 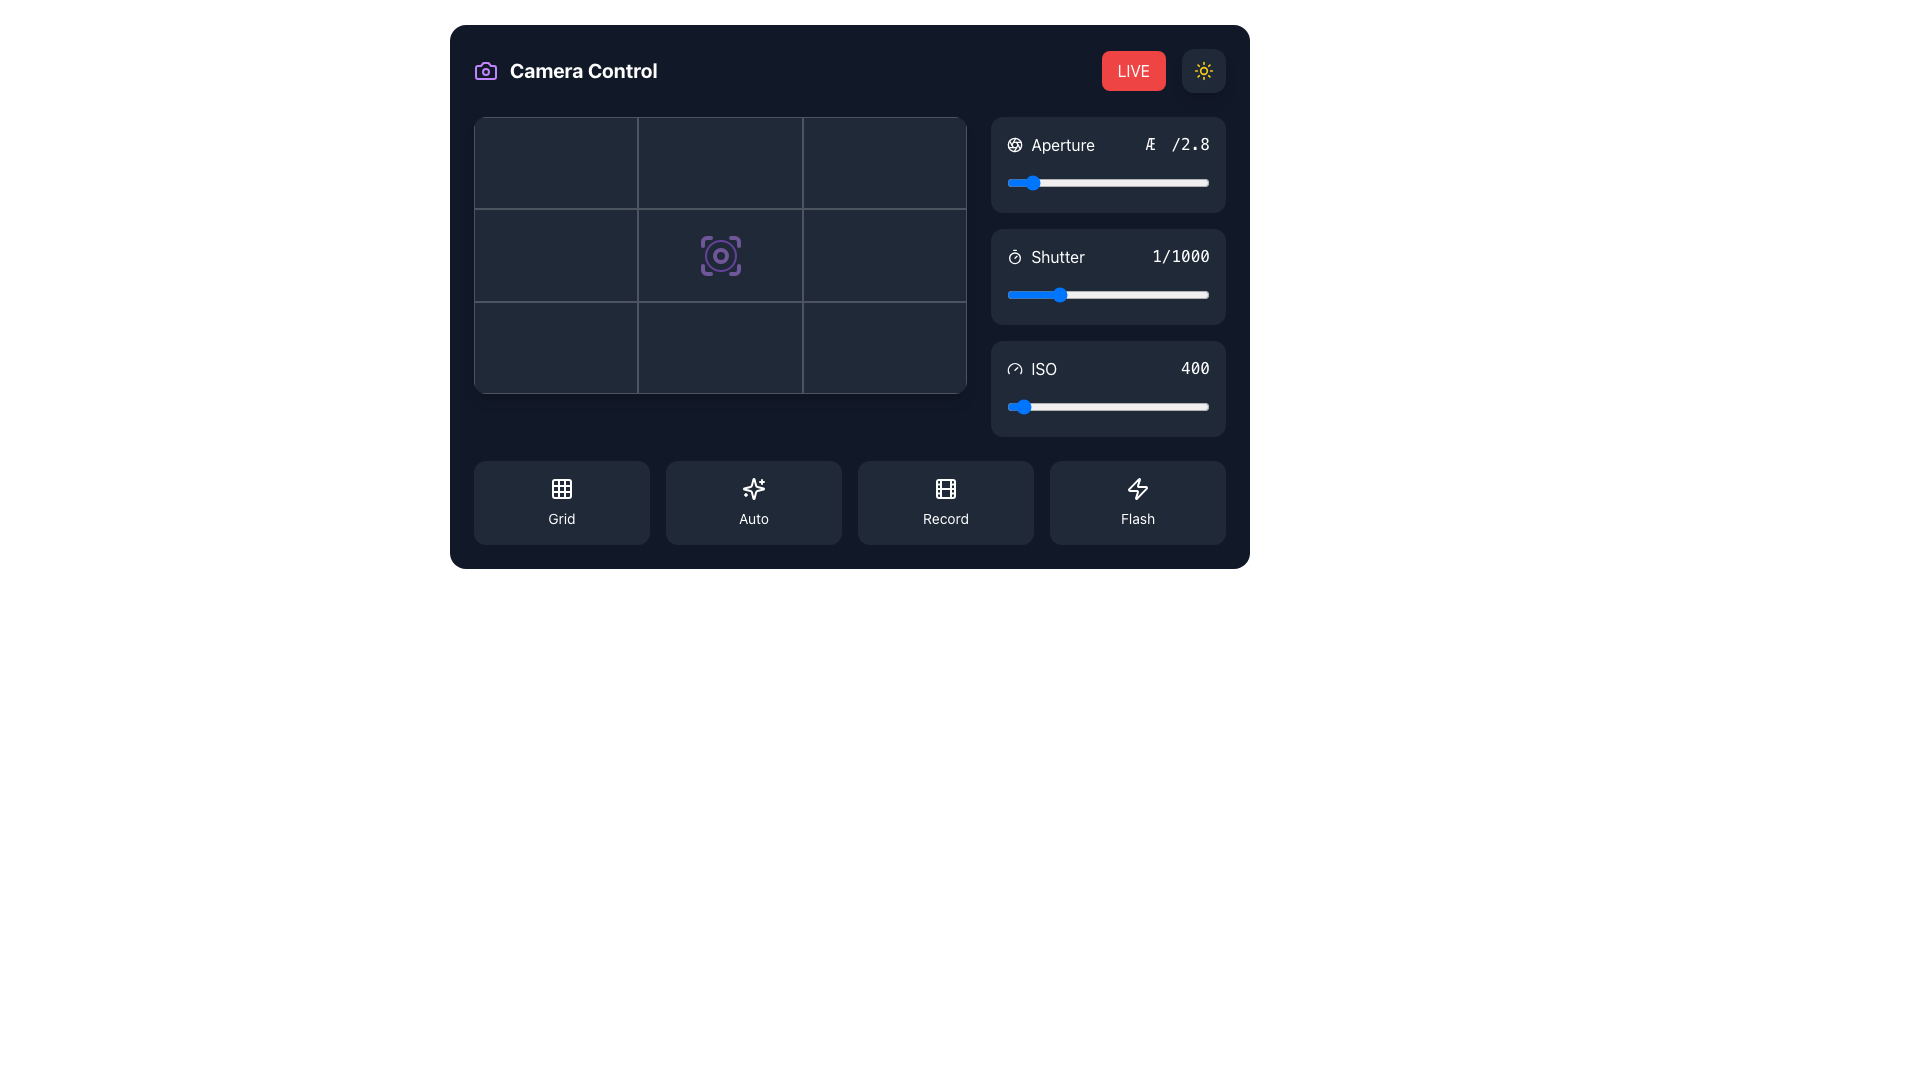 What do you see at coordinates (1203, 69) in the screenshot?
I see `the status indicator icon located in the top-right corner of the interface, adjacent to the 'LIVE' button` at bounding box center [1203, 69].